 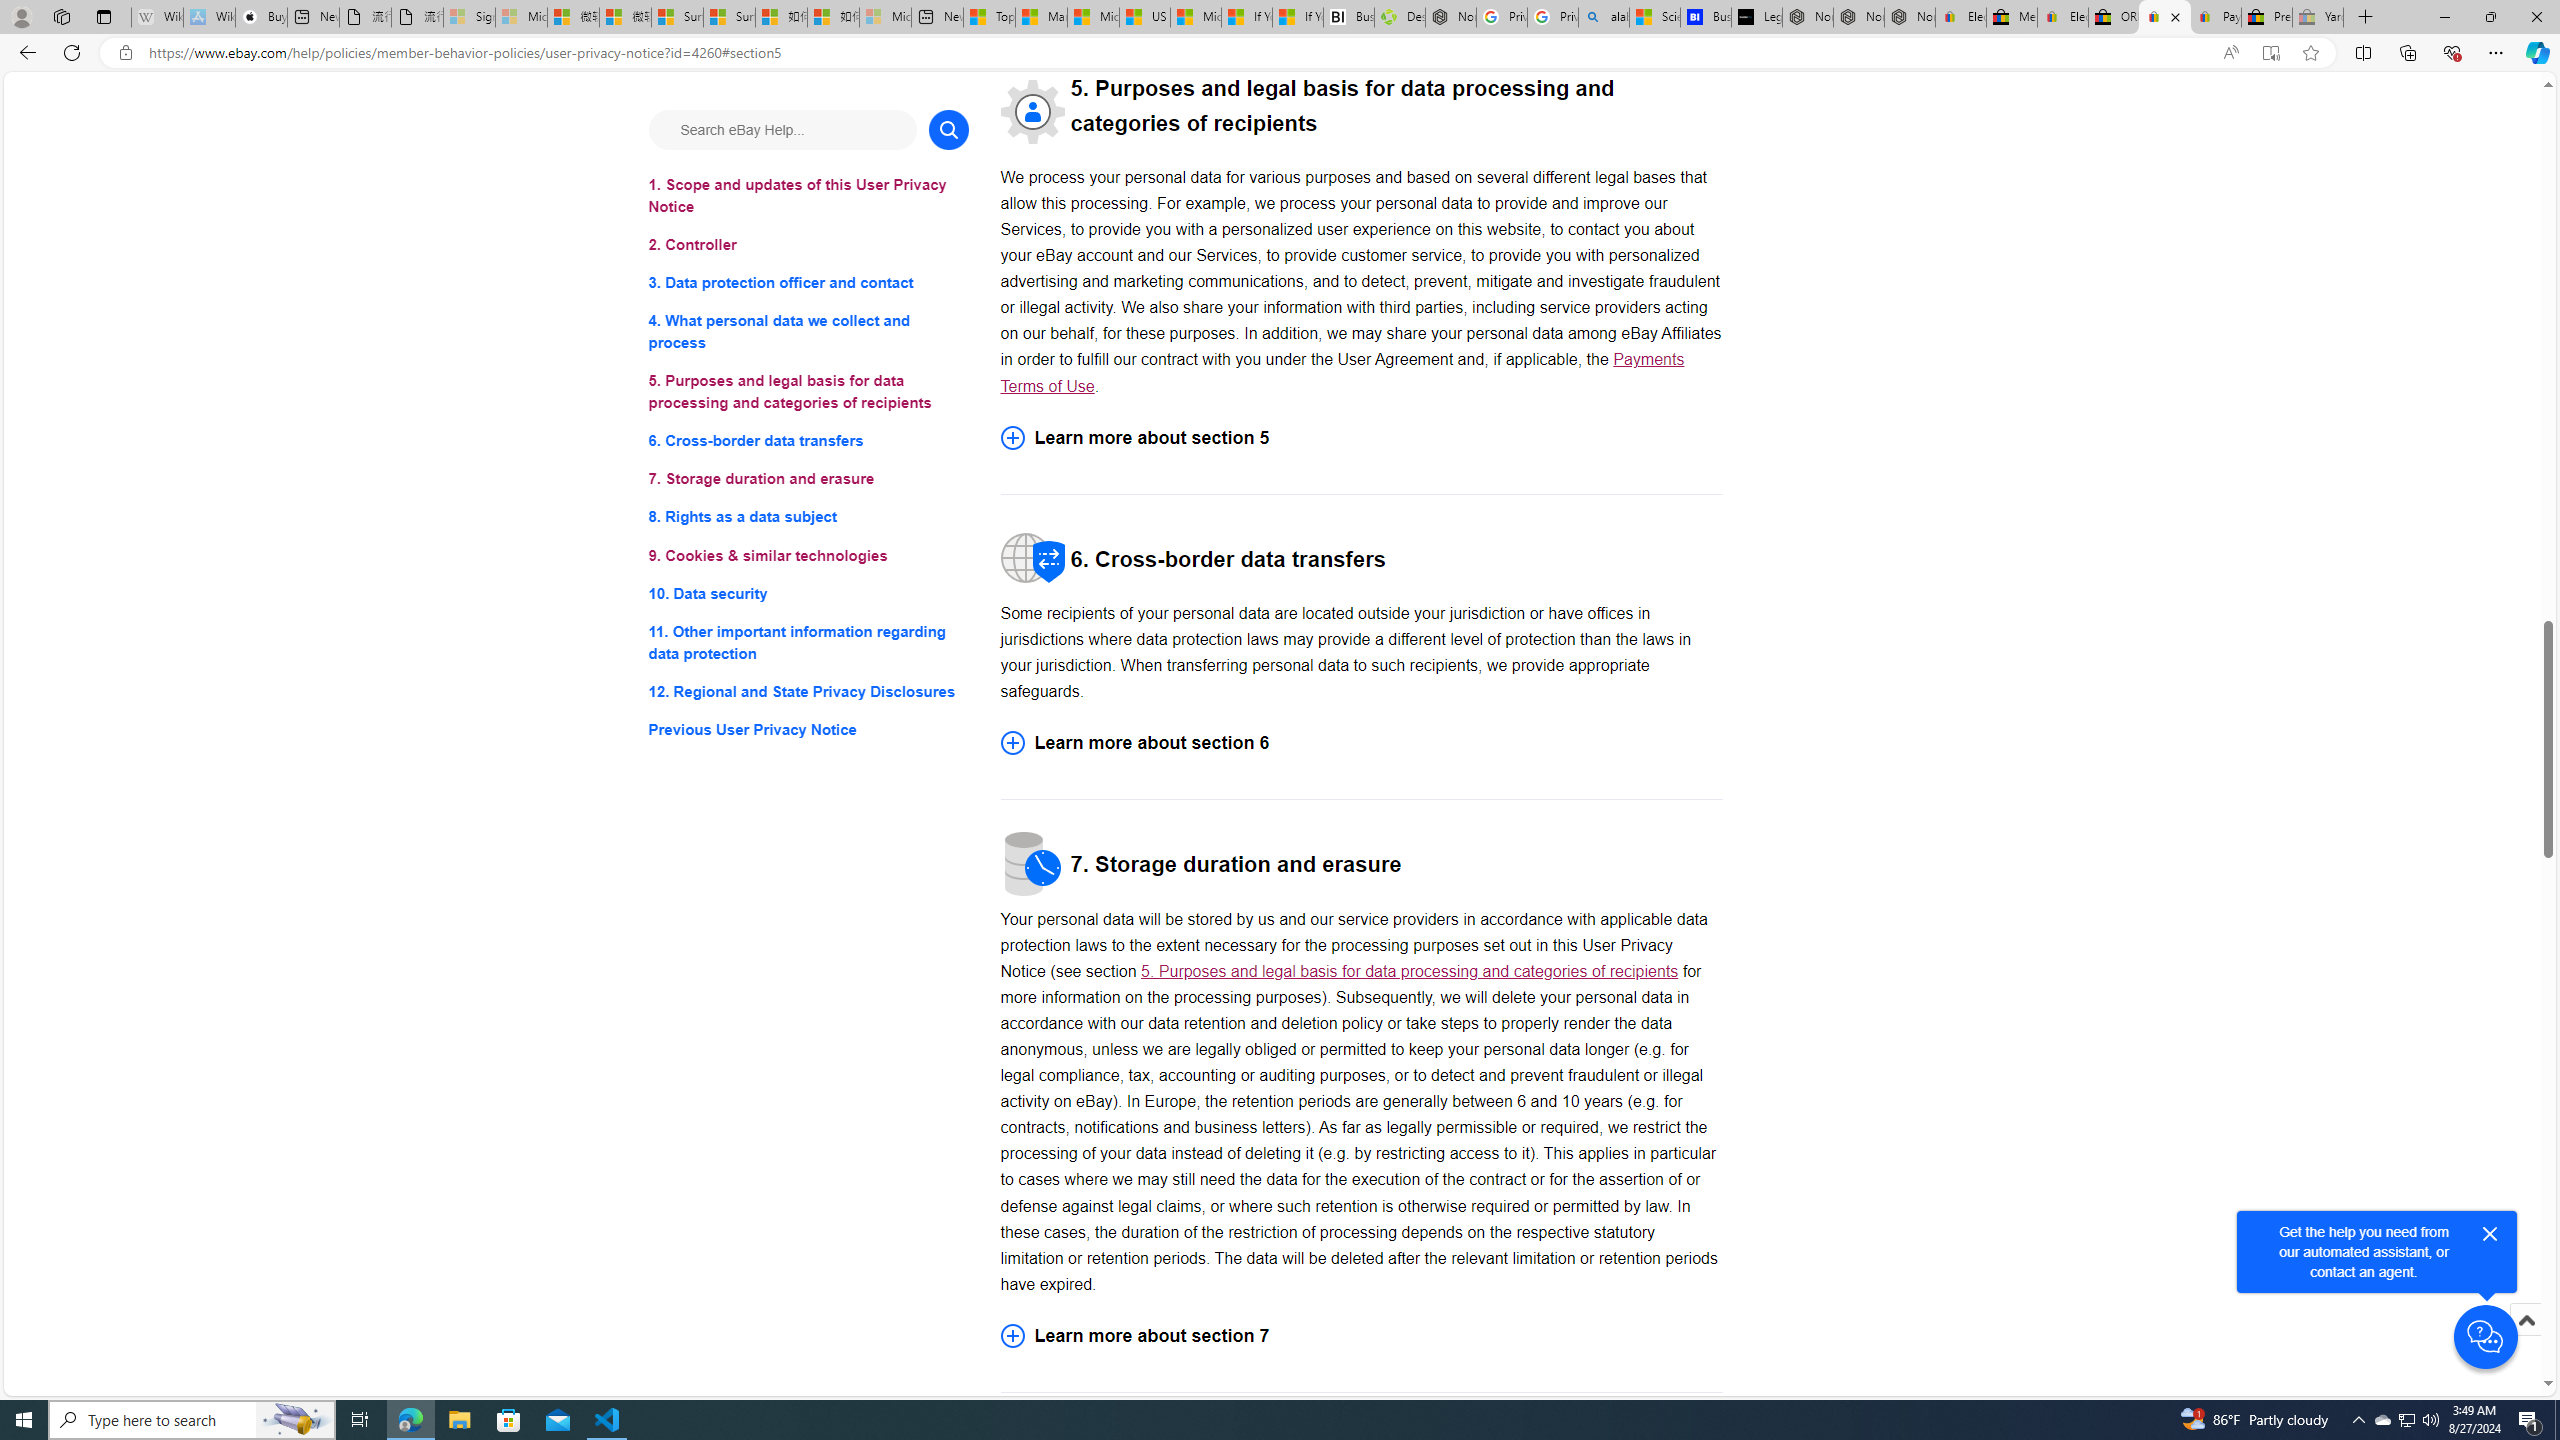 I want to click on '11. Other important information regarding data protection', so click(x=807, y=642).